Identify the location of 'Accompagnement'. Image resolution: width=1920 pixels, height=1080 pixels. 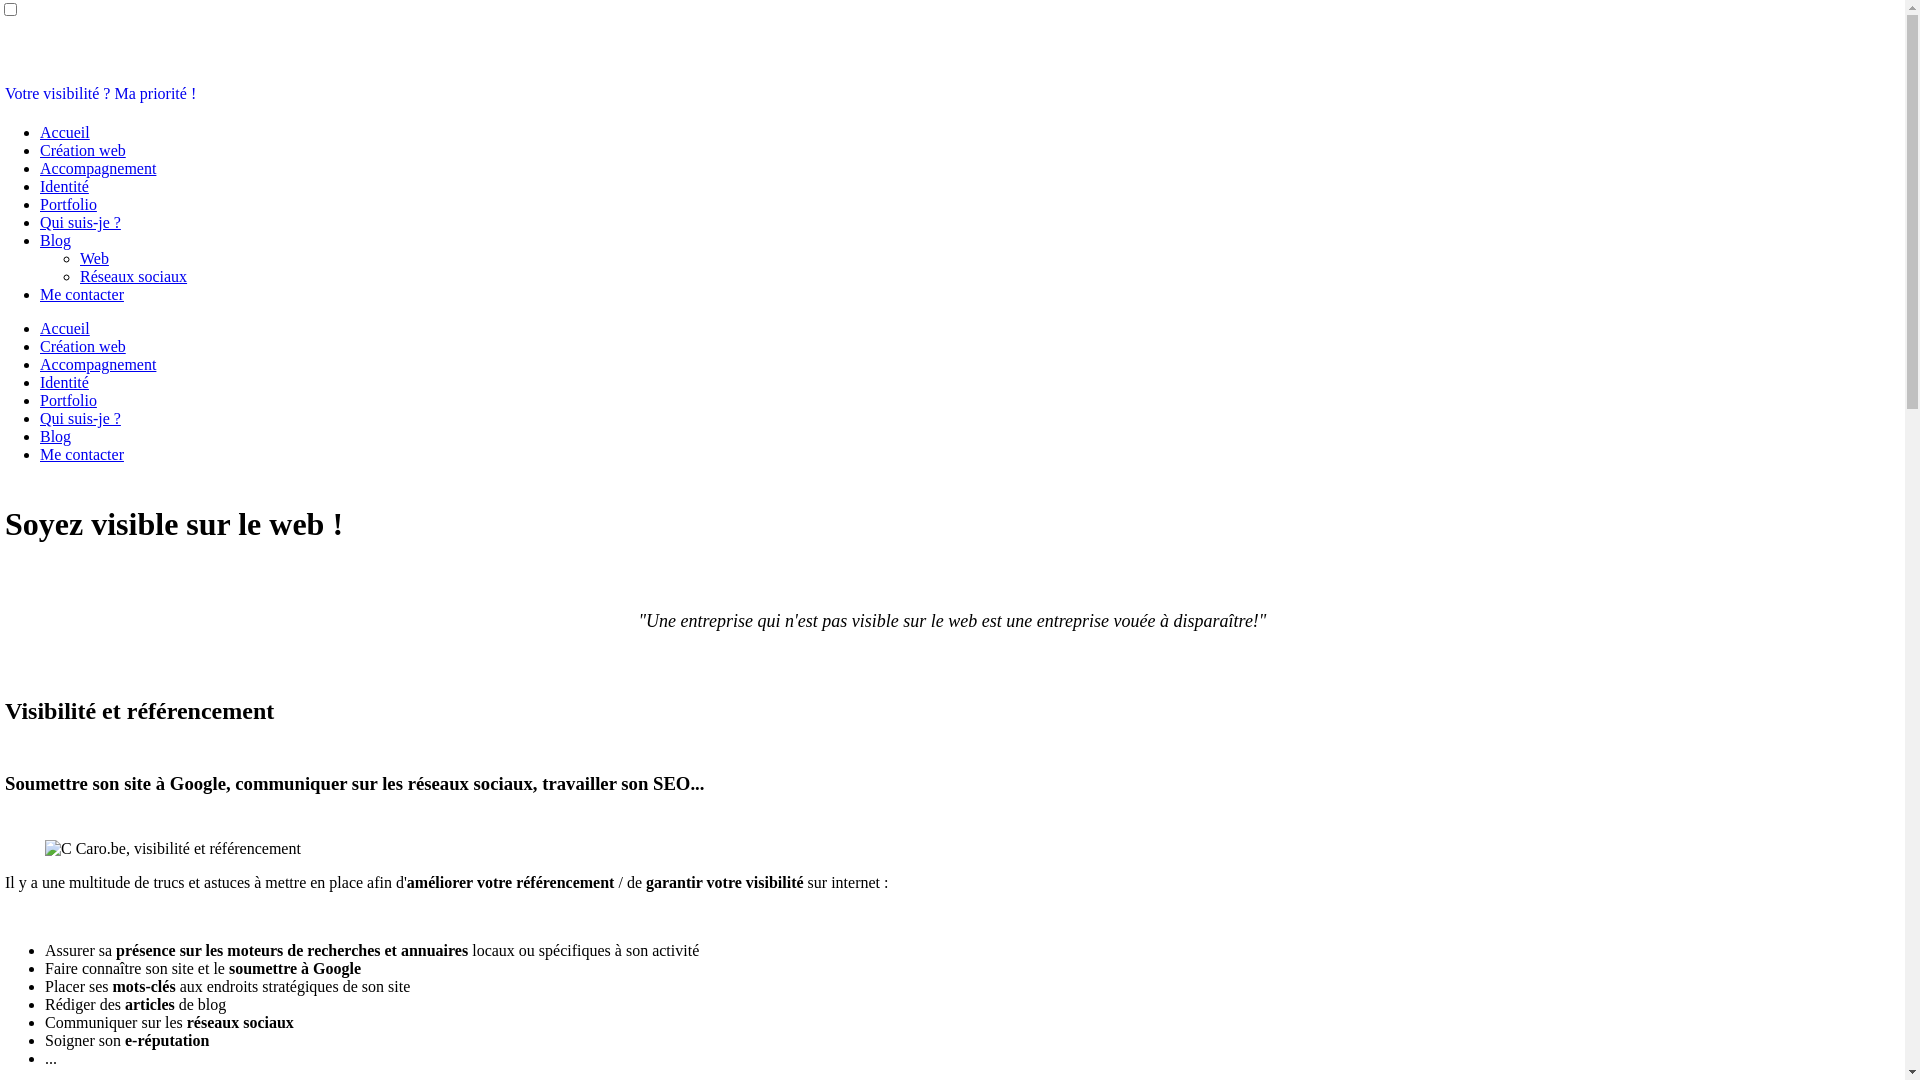
(96, 167).